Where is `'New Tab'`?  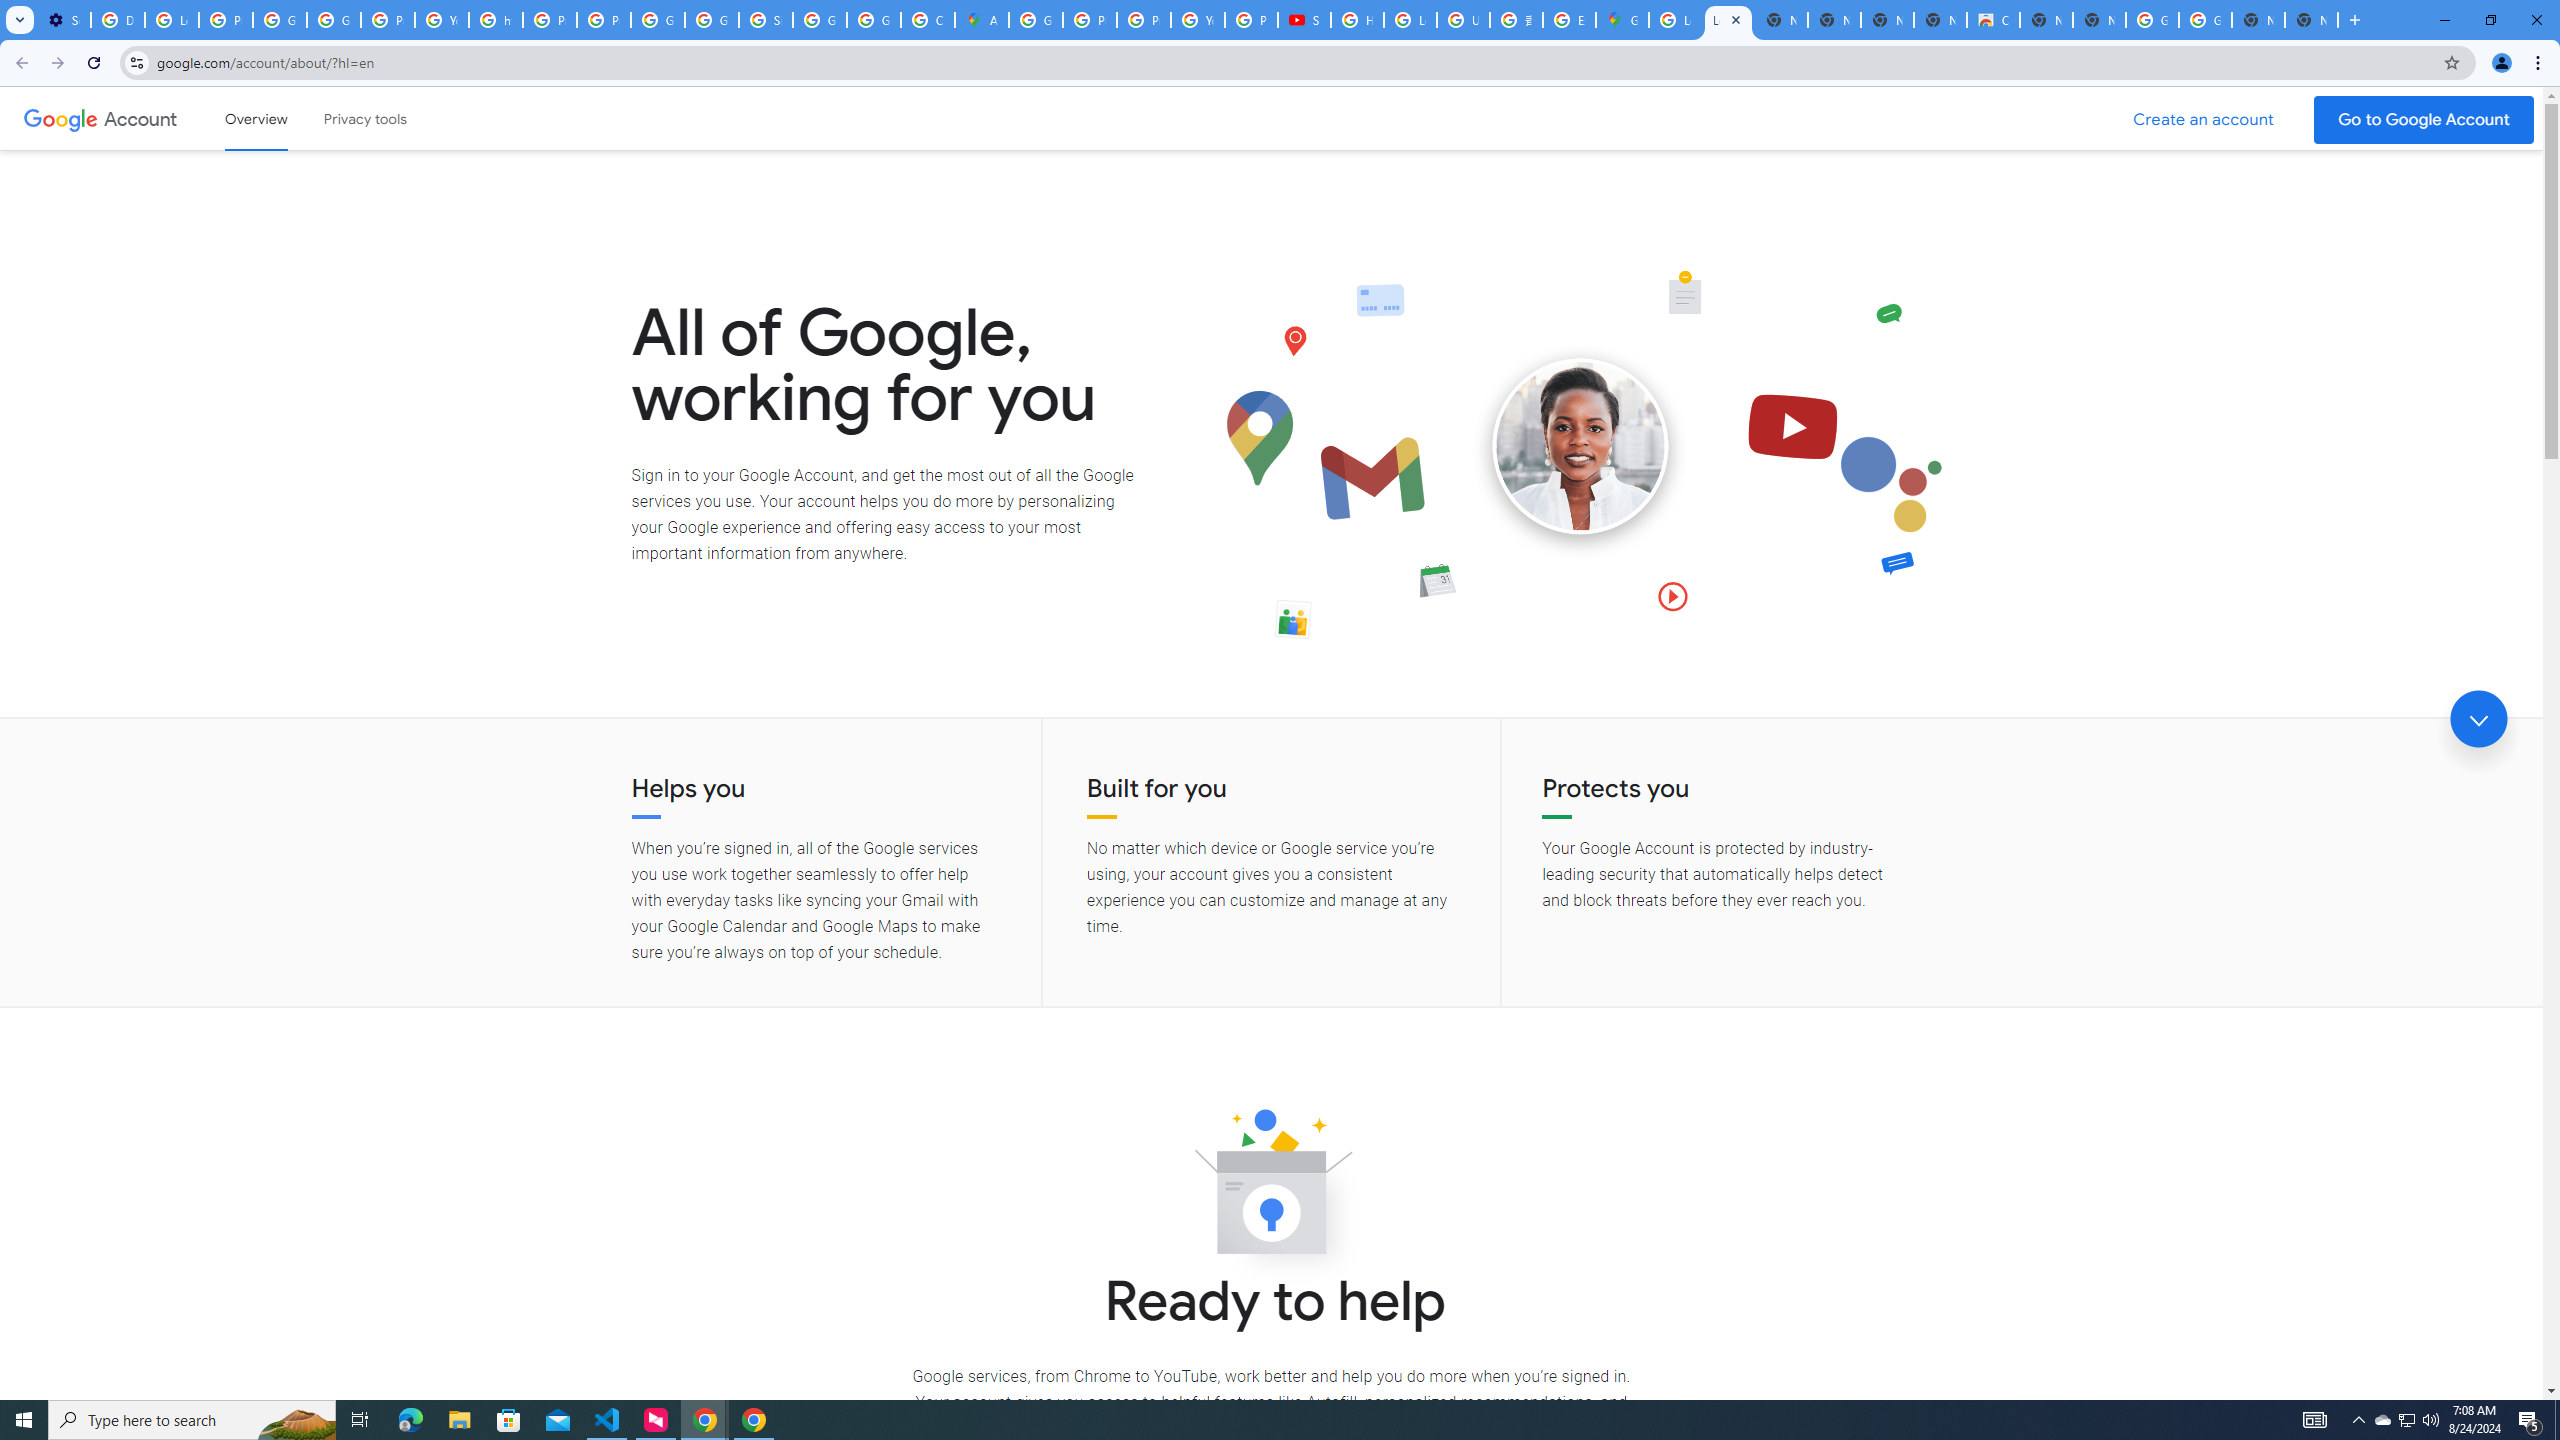 'New Tab' is located at coordinates (2311, 19).